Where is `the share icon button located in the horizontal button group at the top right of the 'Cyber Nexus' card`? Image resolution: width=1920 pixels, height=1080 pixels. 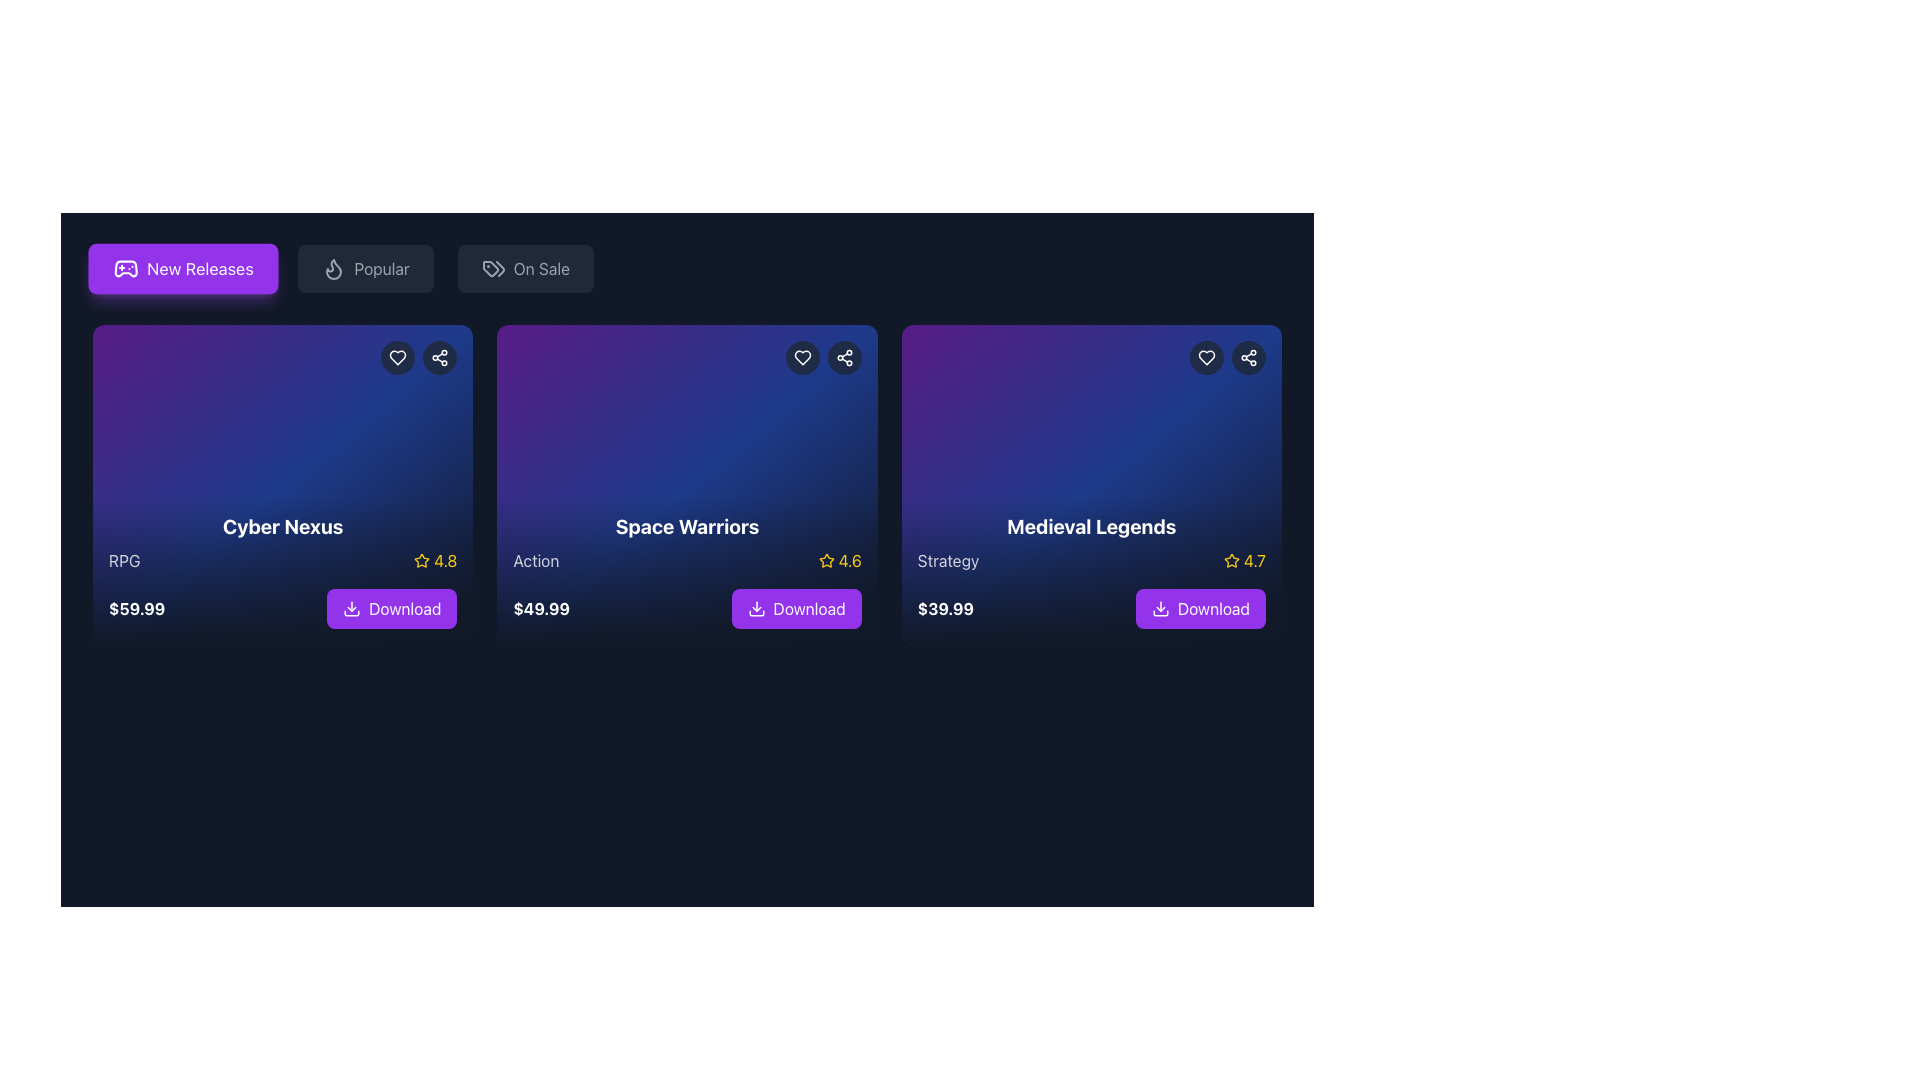 the share icon button located in the horizontal button group at the top right of the 'Cyber Nexus' card is located at coordinates (418, 357).